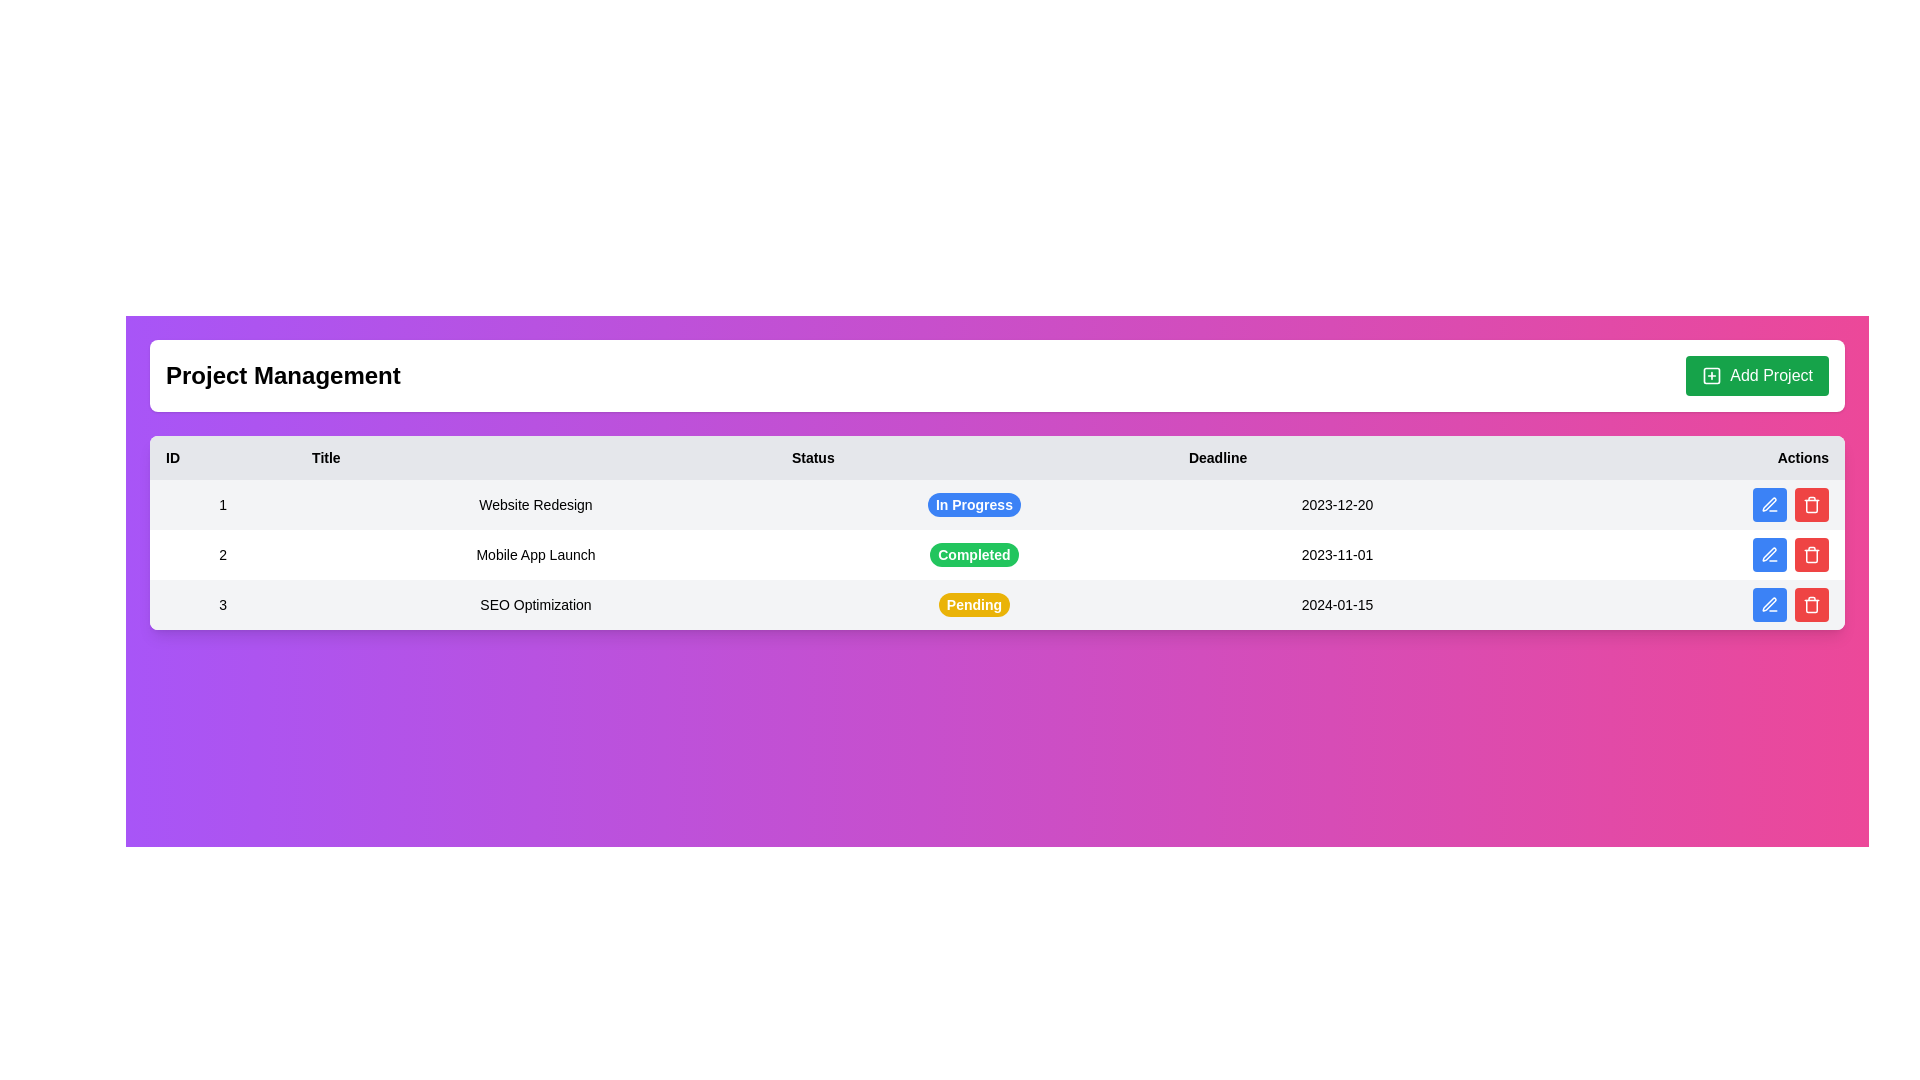  I want to click on the trash bin icon, which is a red rectangular button with rounded corners located in the 'Actions' column of the third row in the project management table, so click(1811, 505).